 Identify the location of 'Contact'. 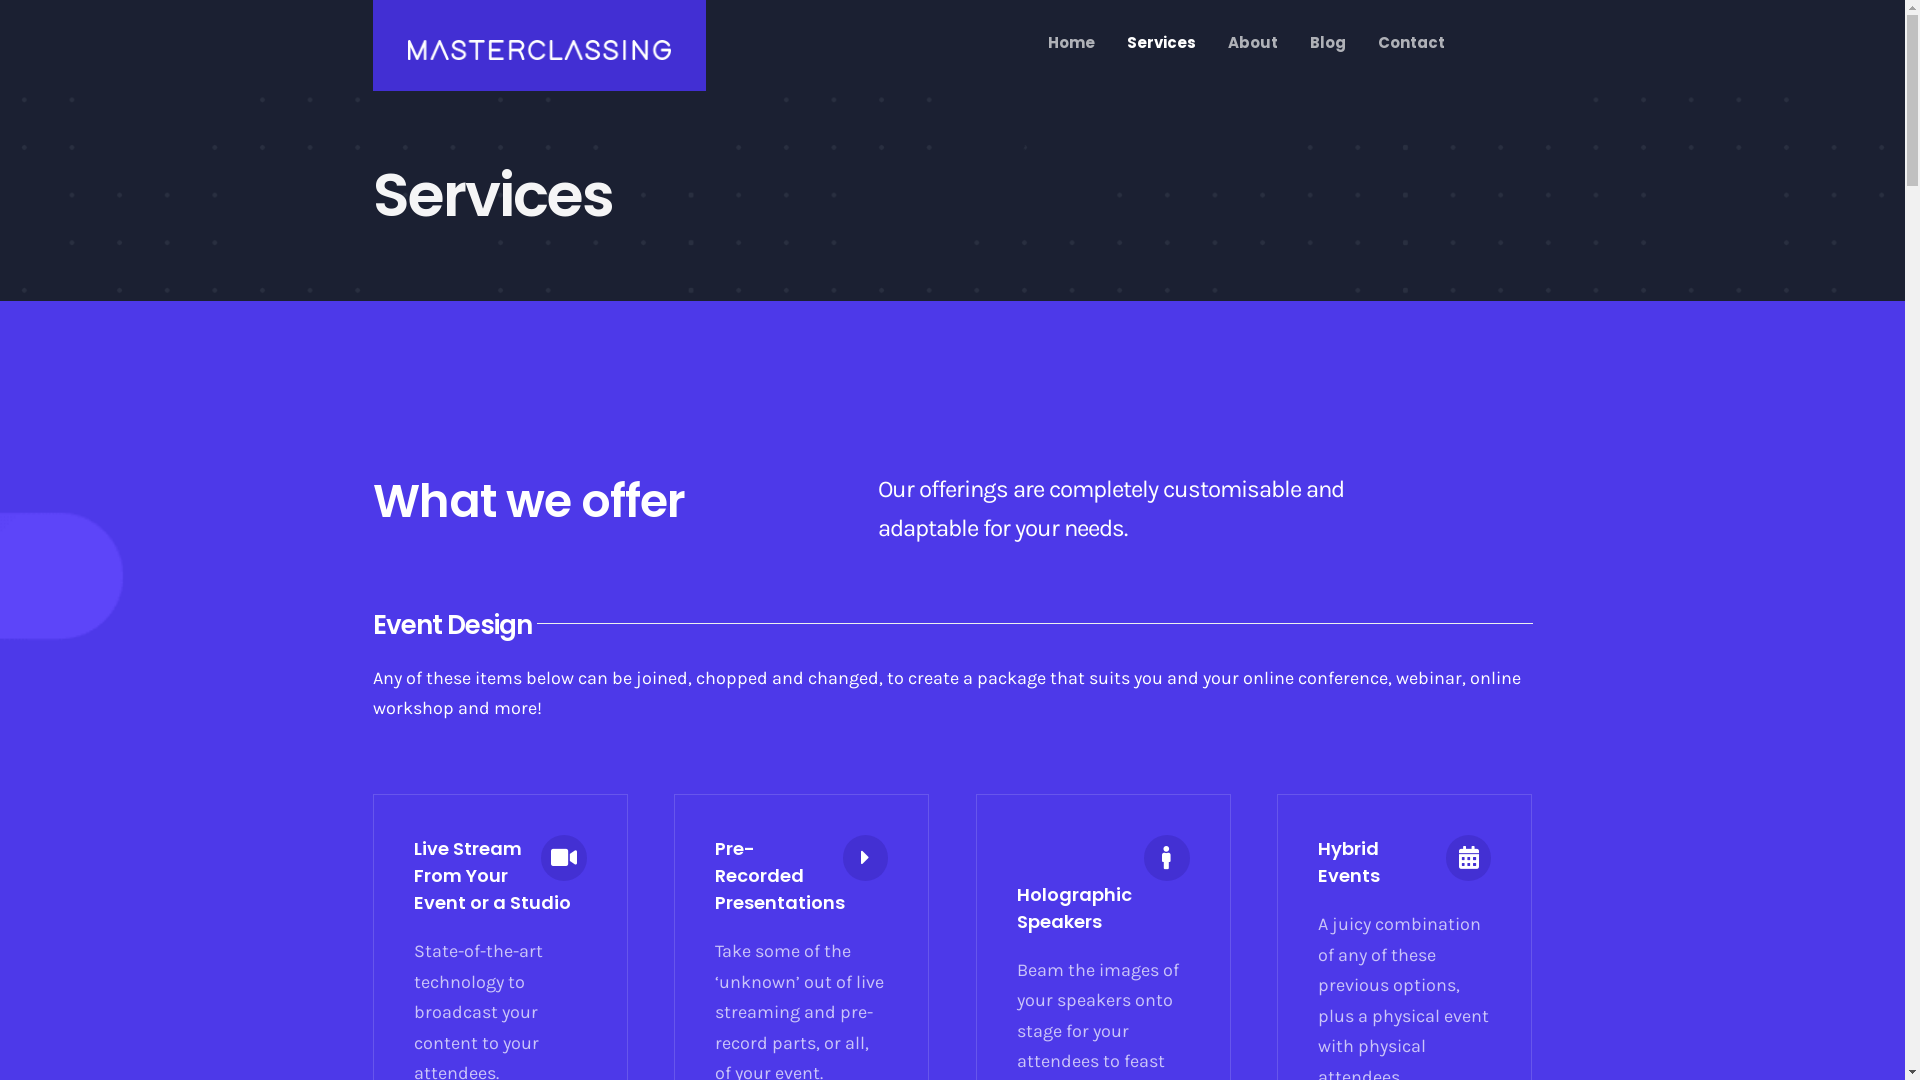
(1410, 42).